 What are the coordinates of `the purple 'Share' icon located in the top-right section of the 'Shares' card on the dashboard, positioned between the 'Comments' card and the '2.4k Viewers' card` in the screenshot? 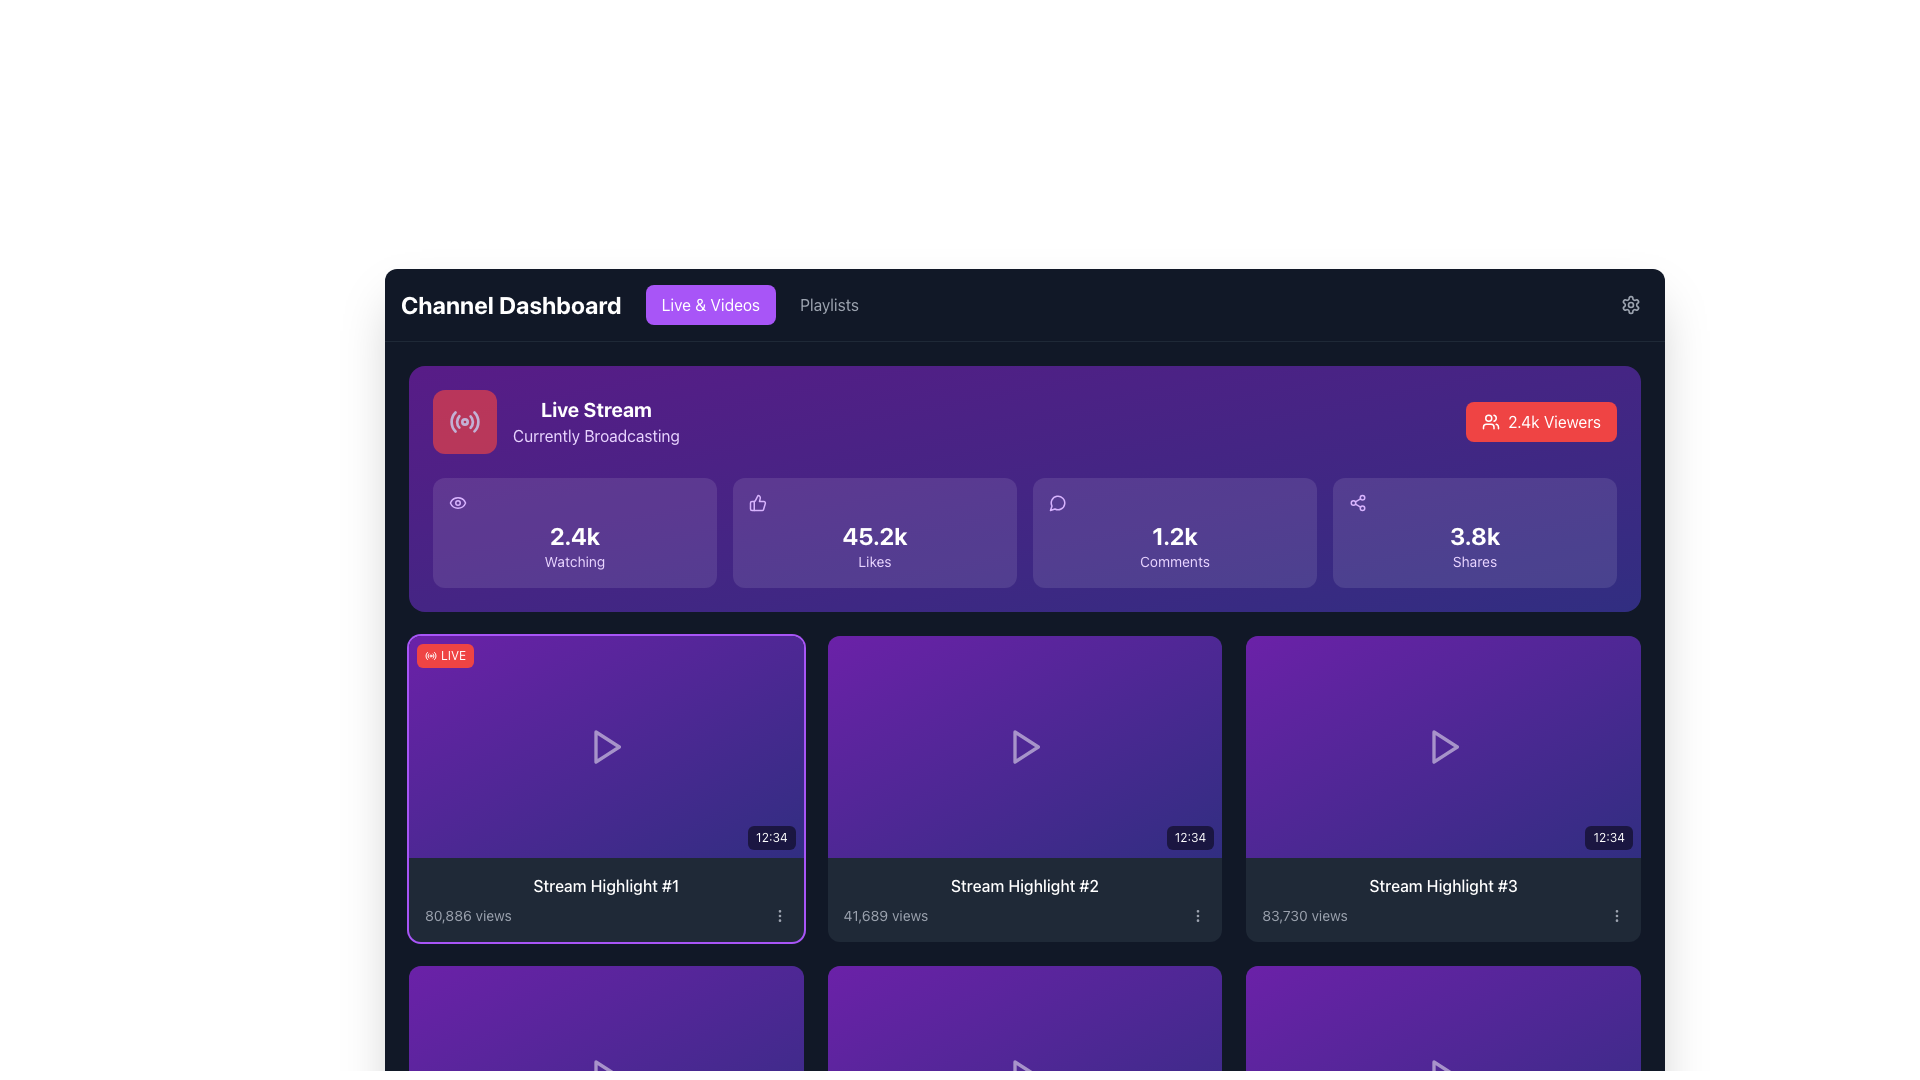 It's located at (1358, 501).